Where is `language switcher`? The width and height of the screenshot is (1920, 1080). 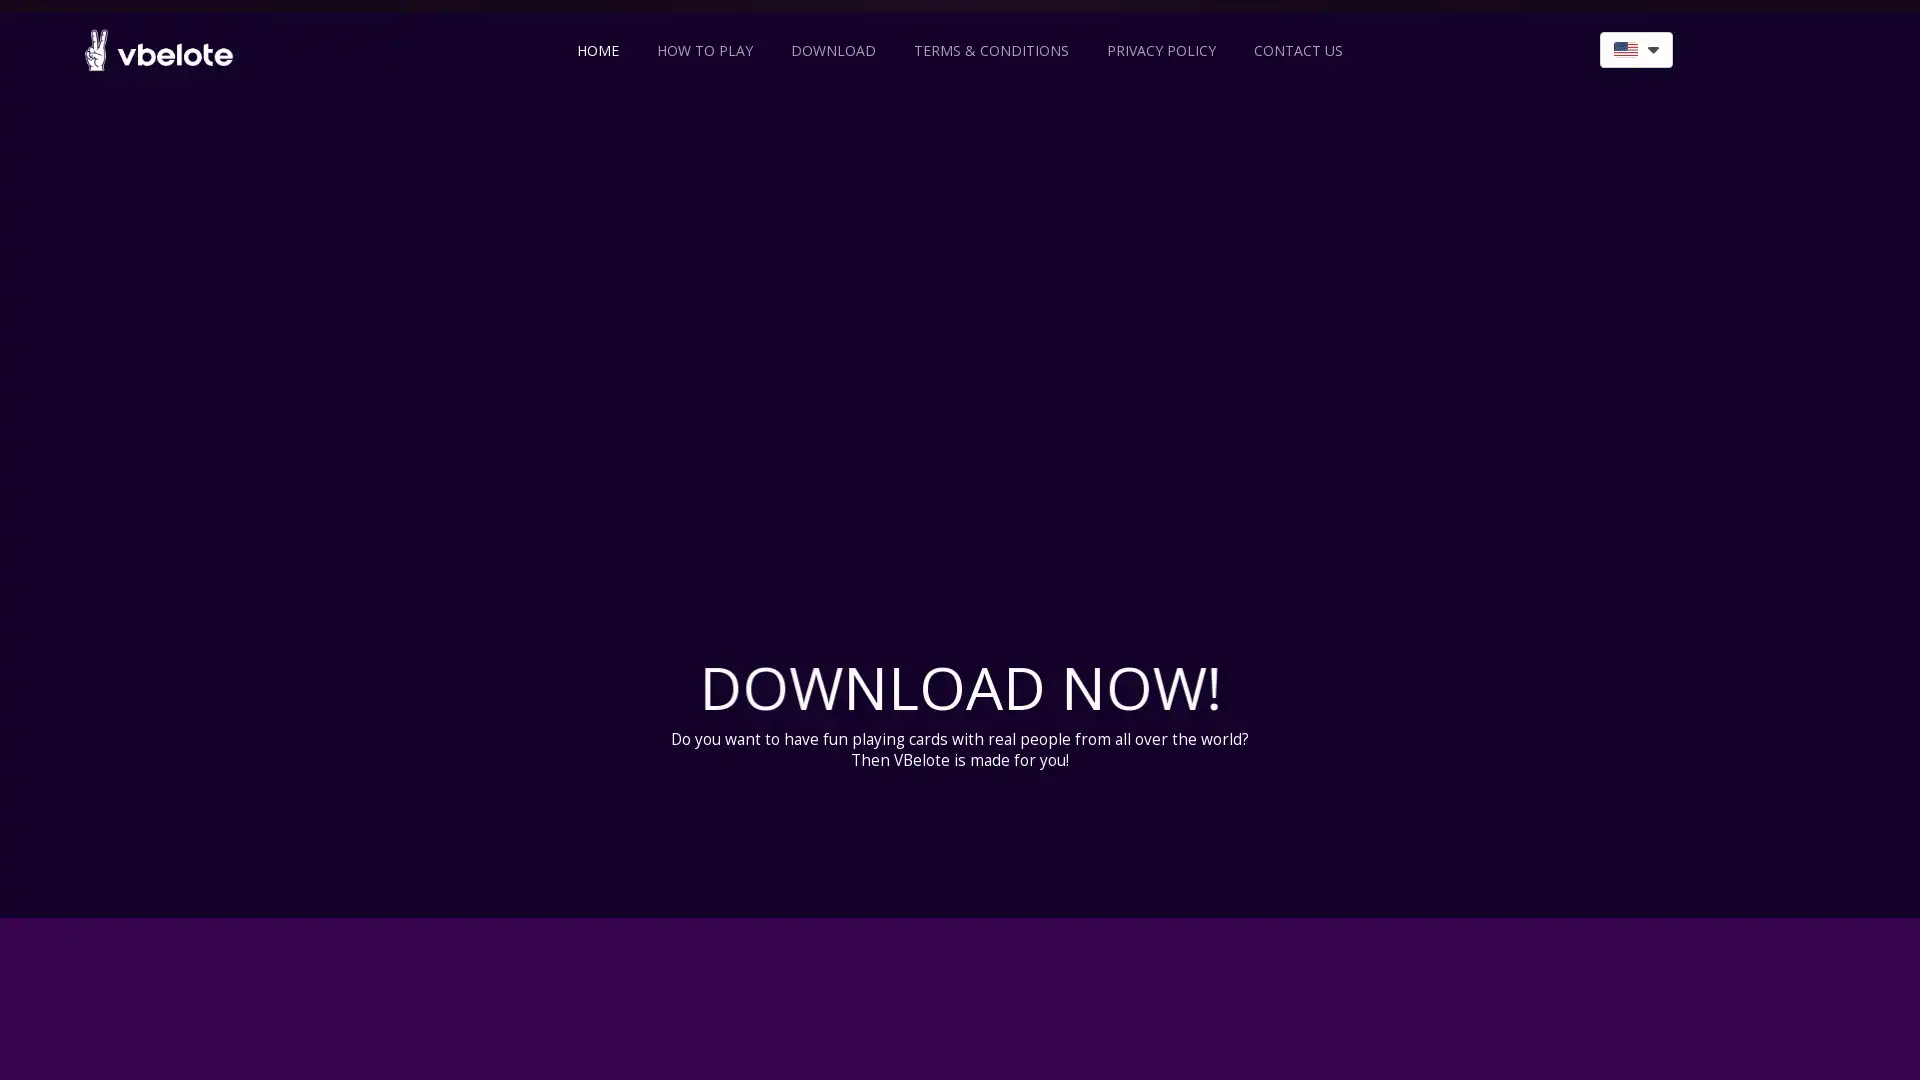
language switcher is located at coordinates (1635, 49).